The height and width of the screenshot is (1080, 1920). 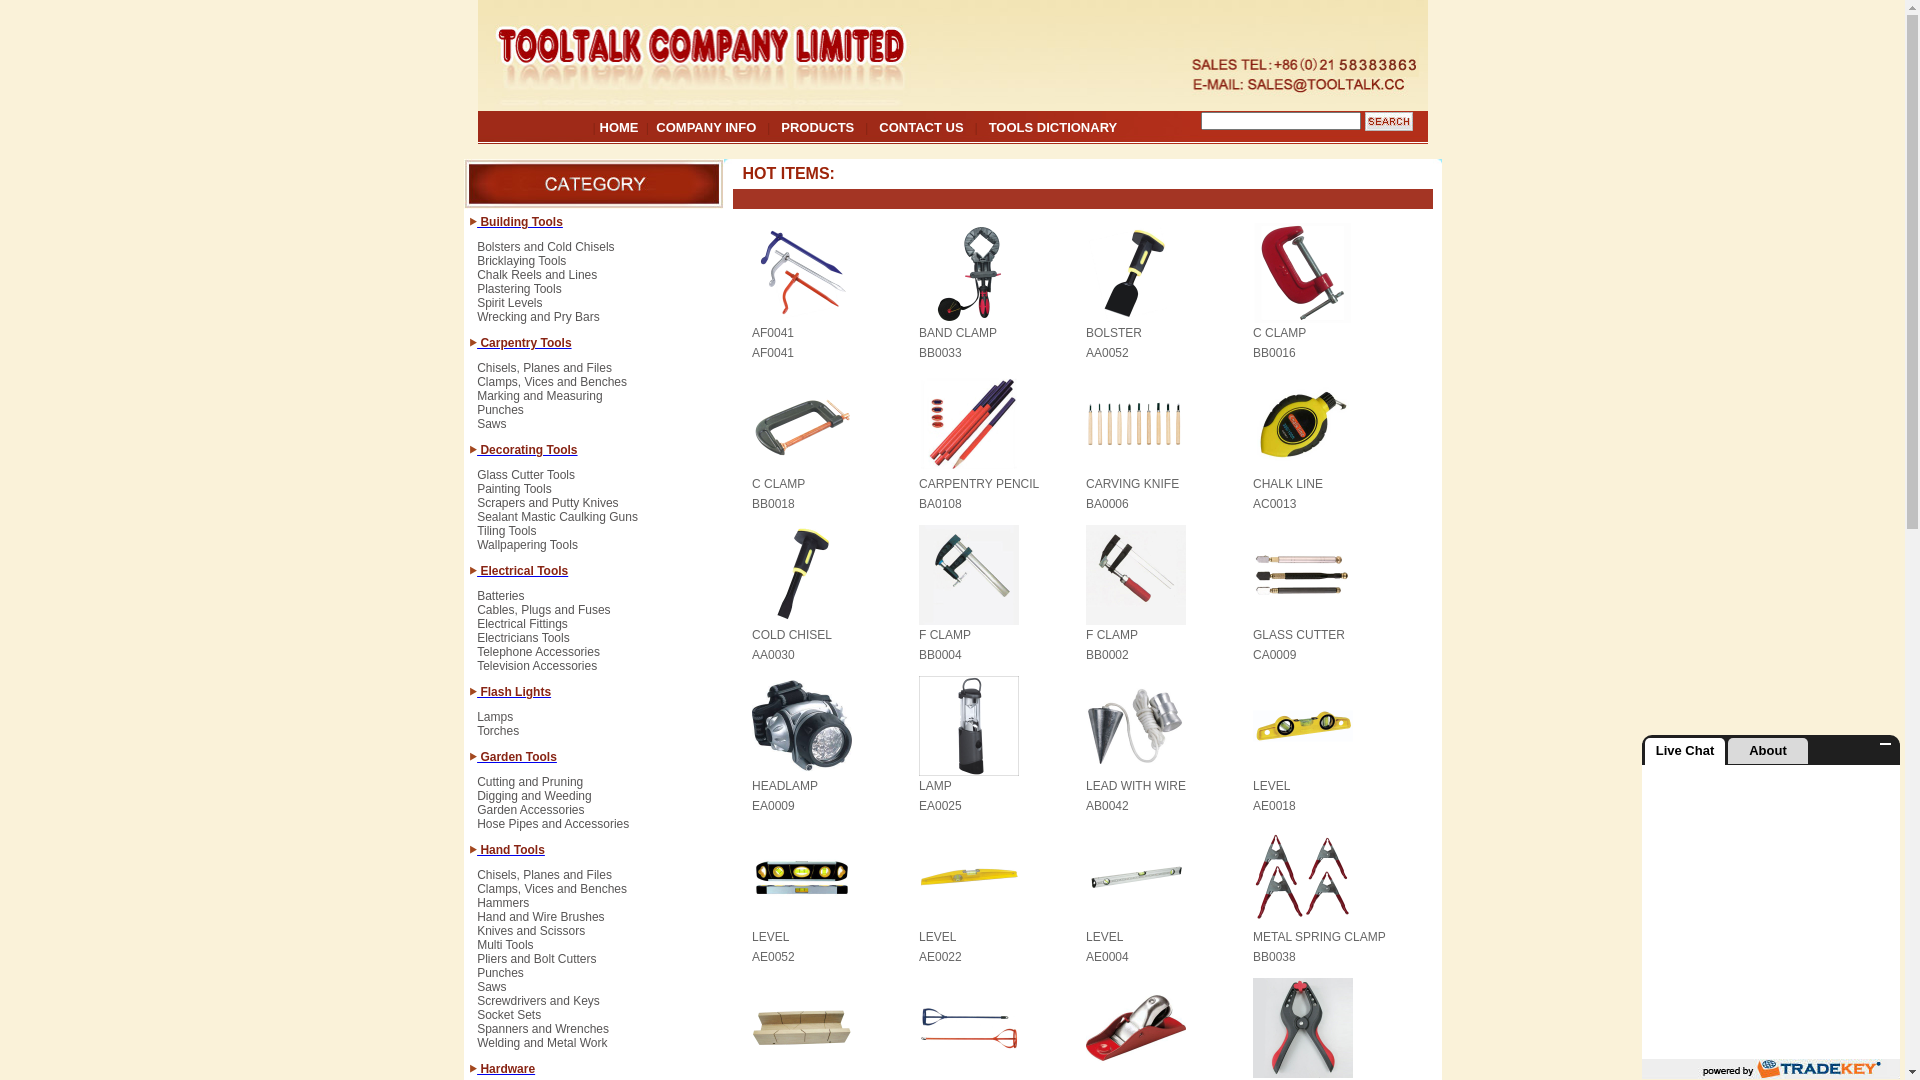 What do you see at coordinates (475, 724) in the screenshot?
I see `'Lamps'` at bounding box center [475, 724].